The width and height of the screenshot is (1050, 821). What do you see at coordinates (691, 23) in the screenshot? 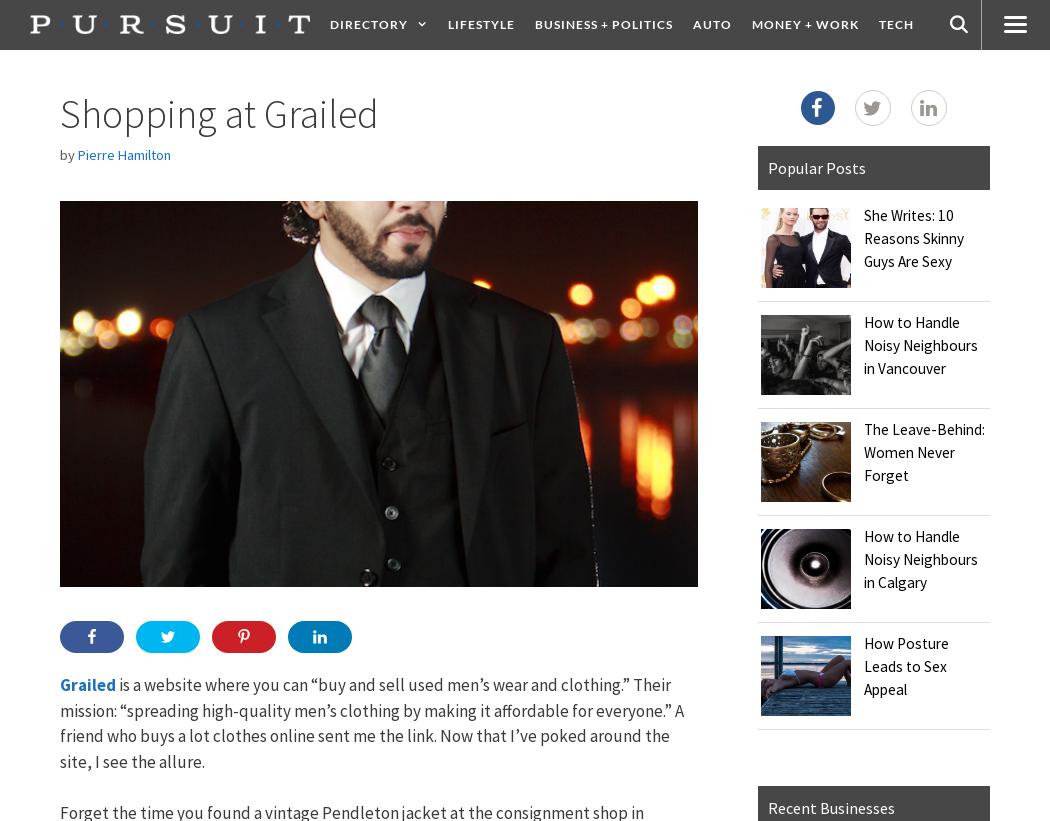
I see `'Auto'` at bounding box center [691, 23].